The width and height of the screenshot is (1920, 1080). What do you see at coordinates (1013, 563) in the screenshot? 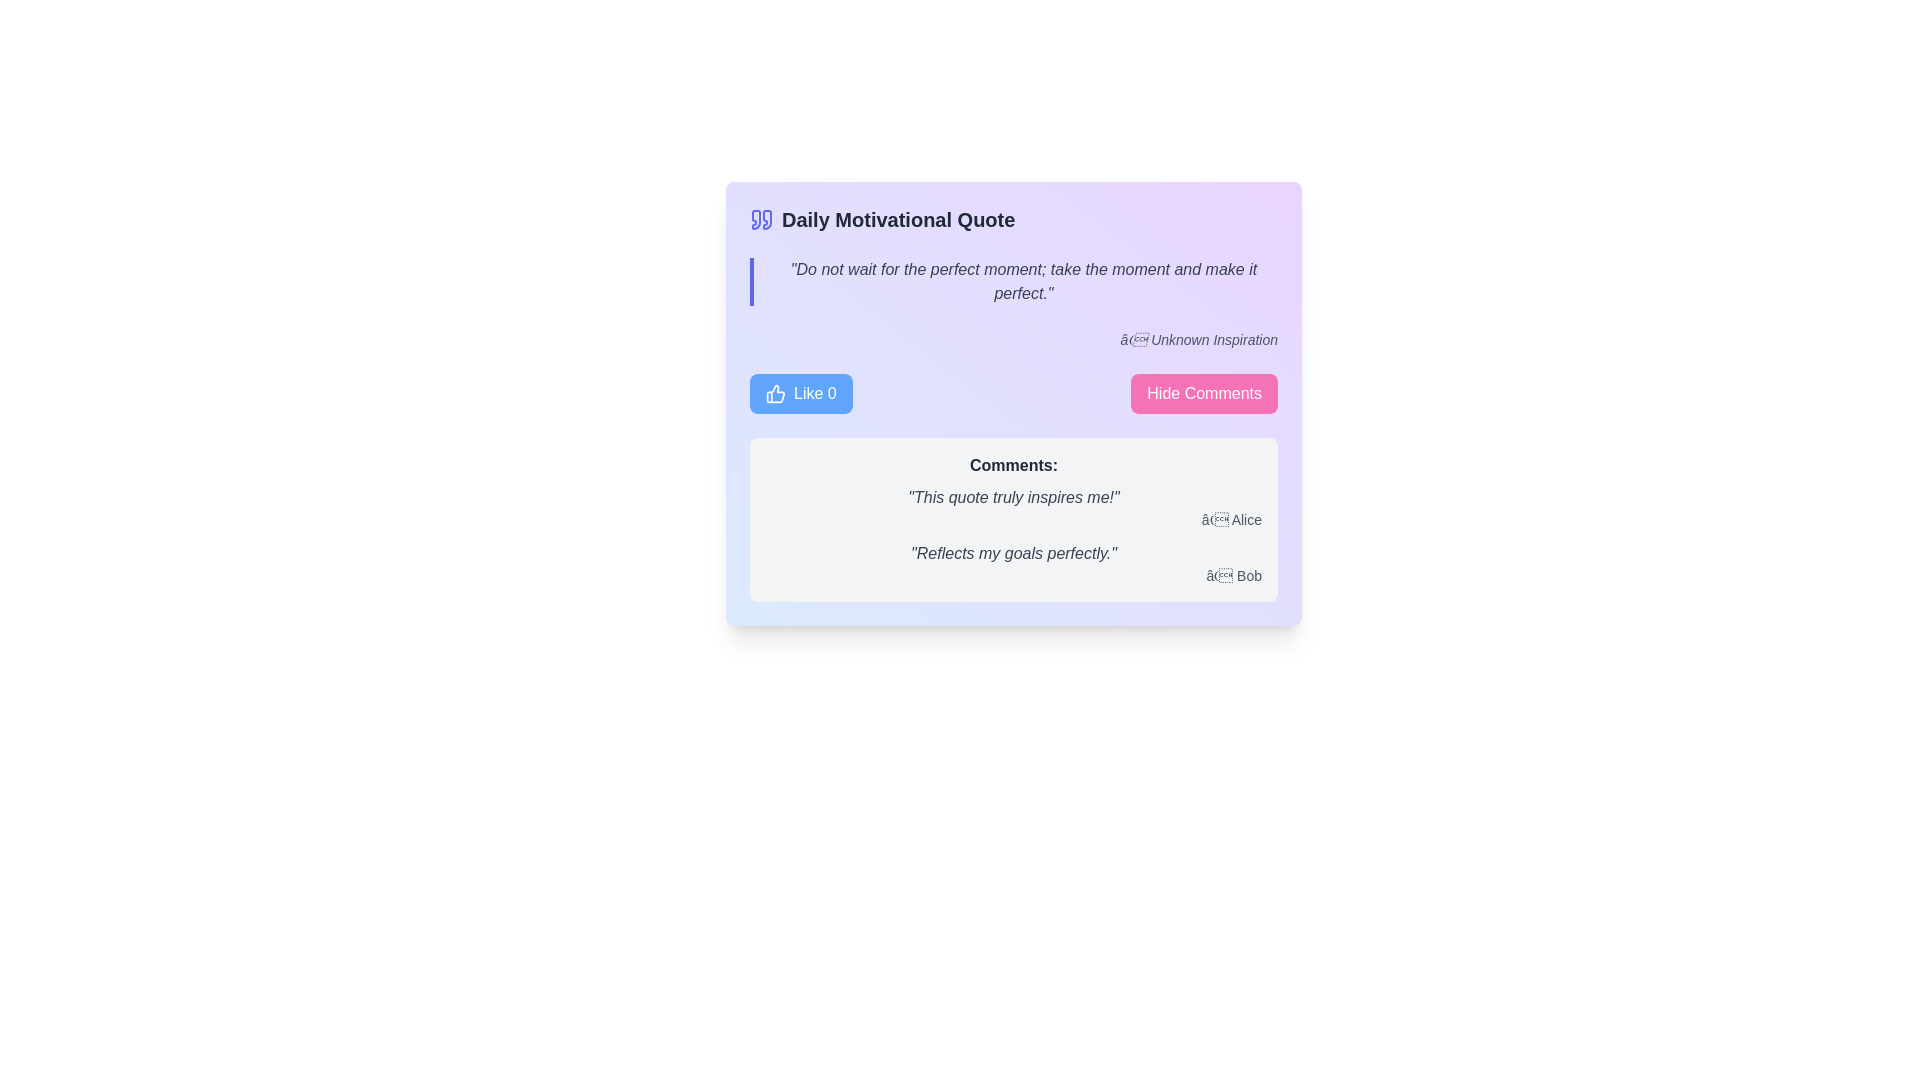
I see `the second comment in the 'Comments' section of the motivational quote widget, which is located below the comment attributed to 'Alice'` at bounding box center [1013, 563].